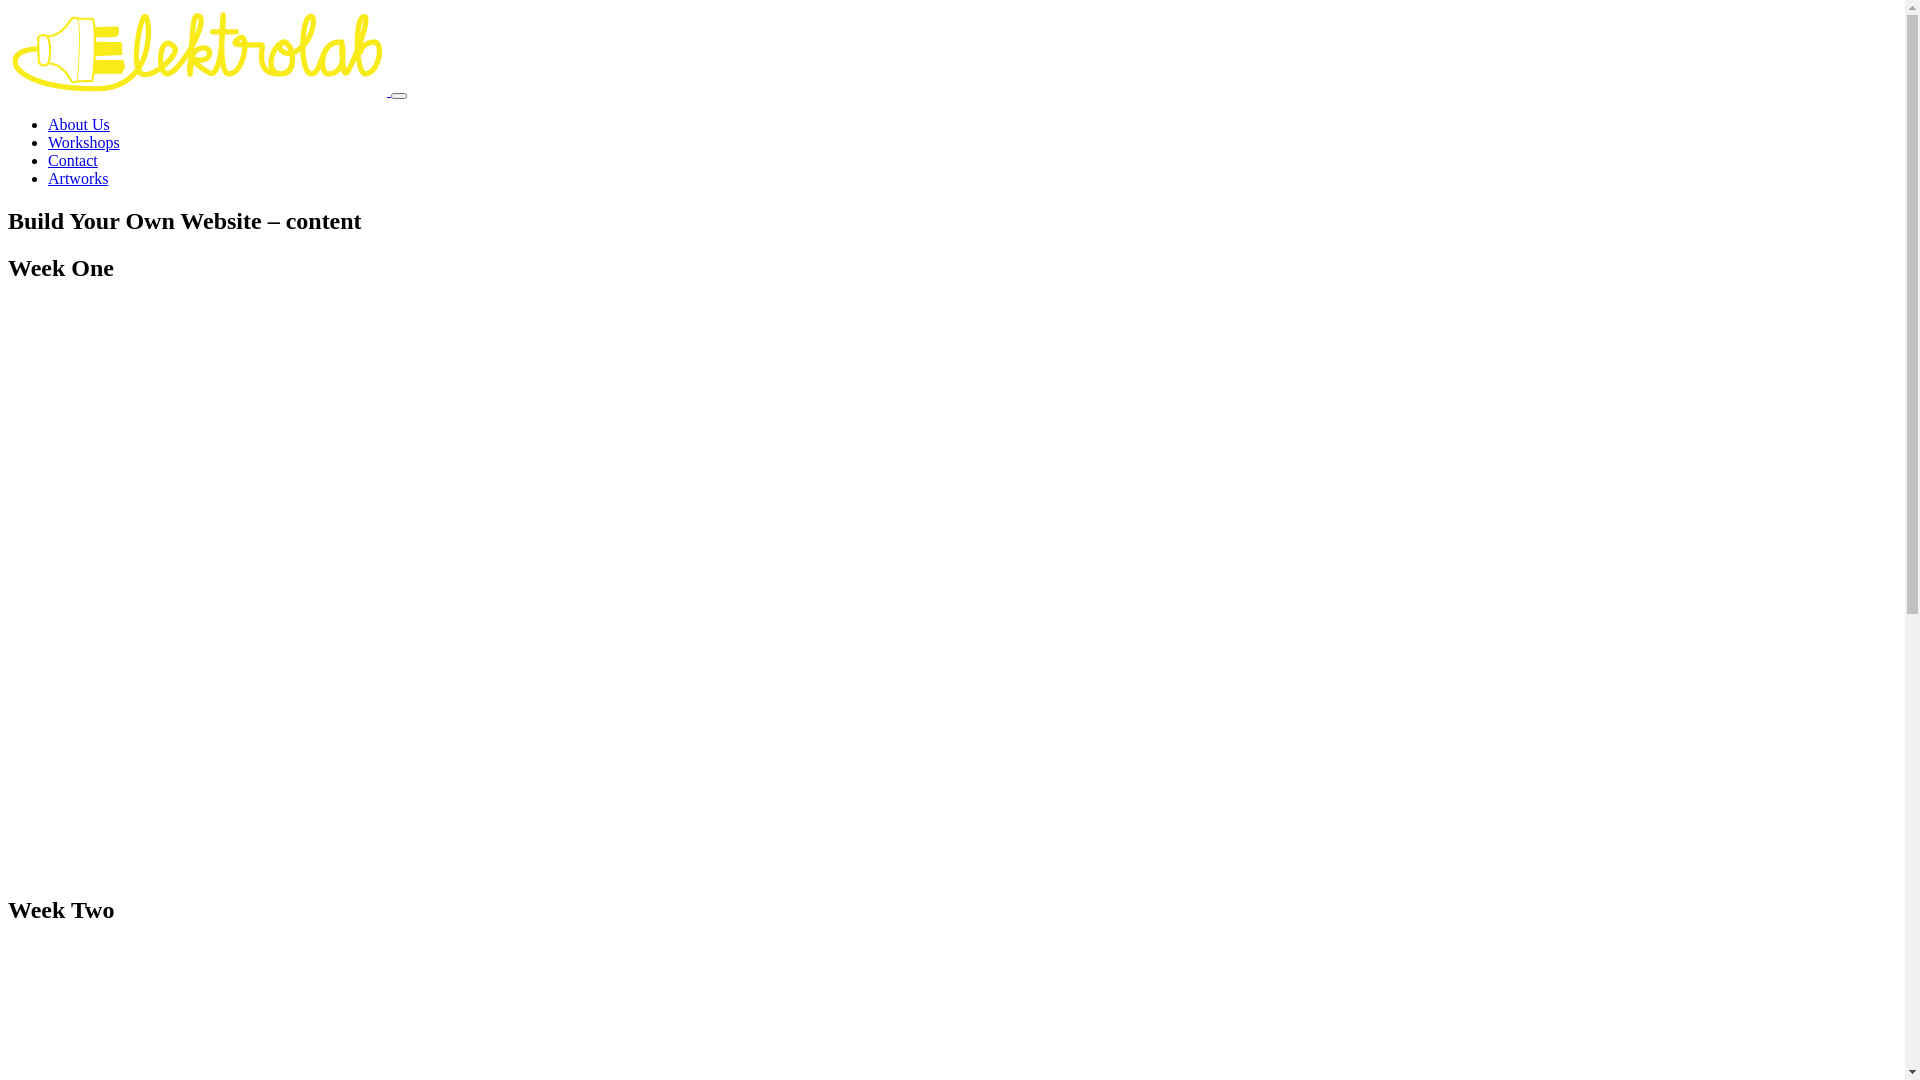 The image size is (1920, 1080). What do you see at coordinates (82, 141) in the screenshot?
I see `'Workshops'` at bounding box center [82, 141].